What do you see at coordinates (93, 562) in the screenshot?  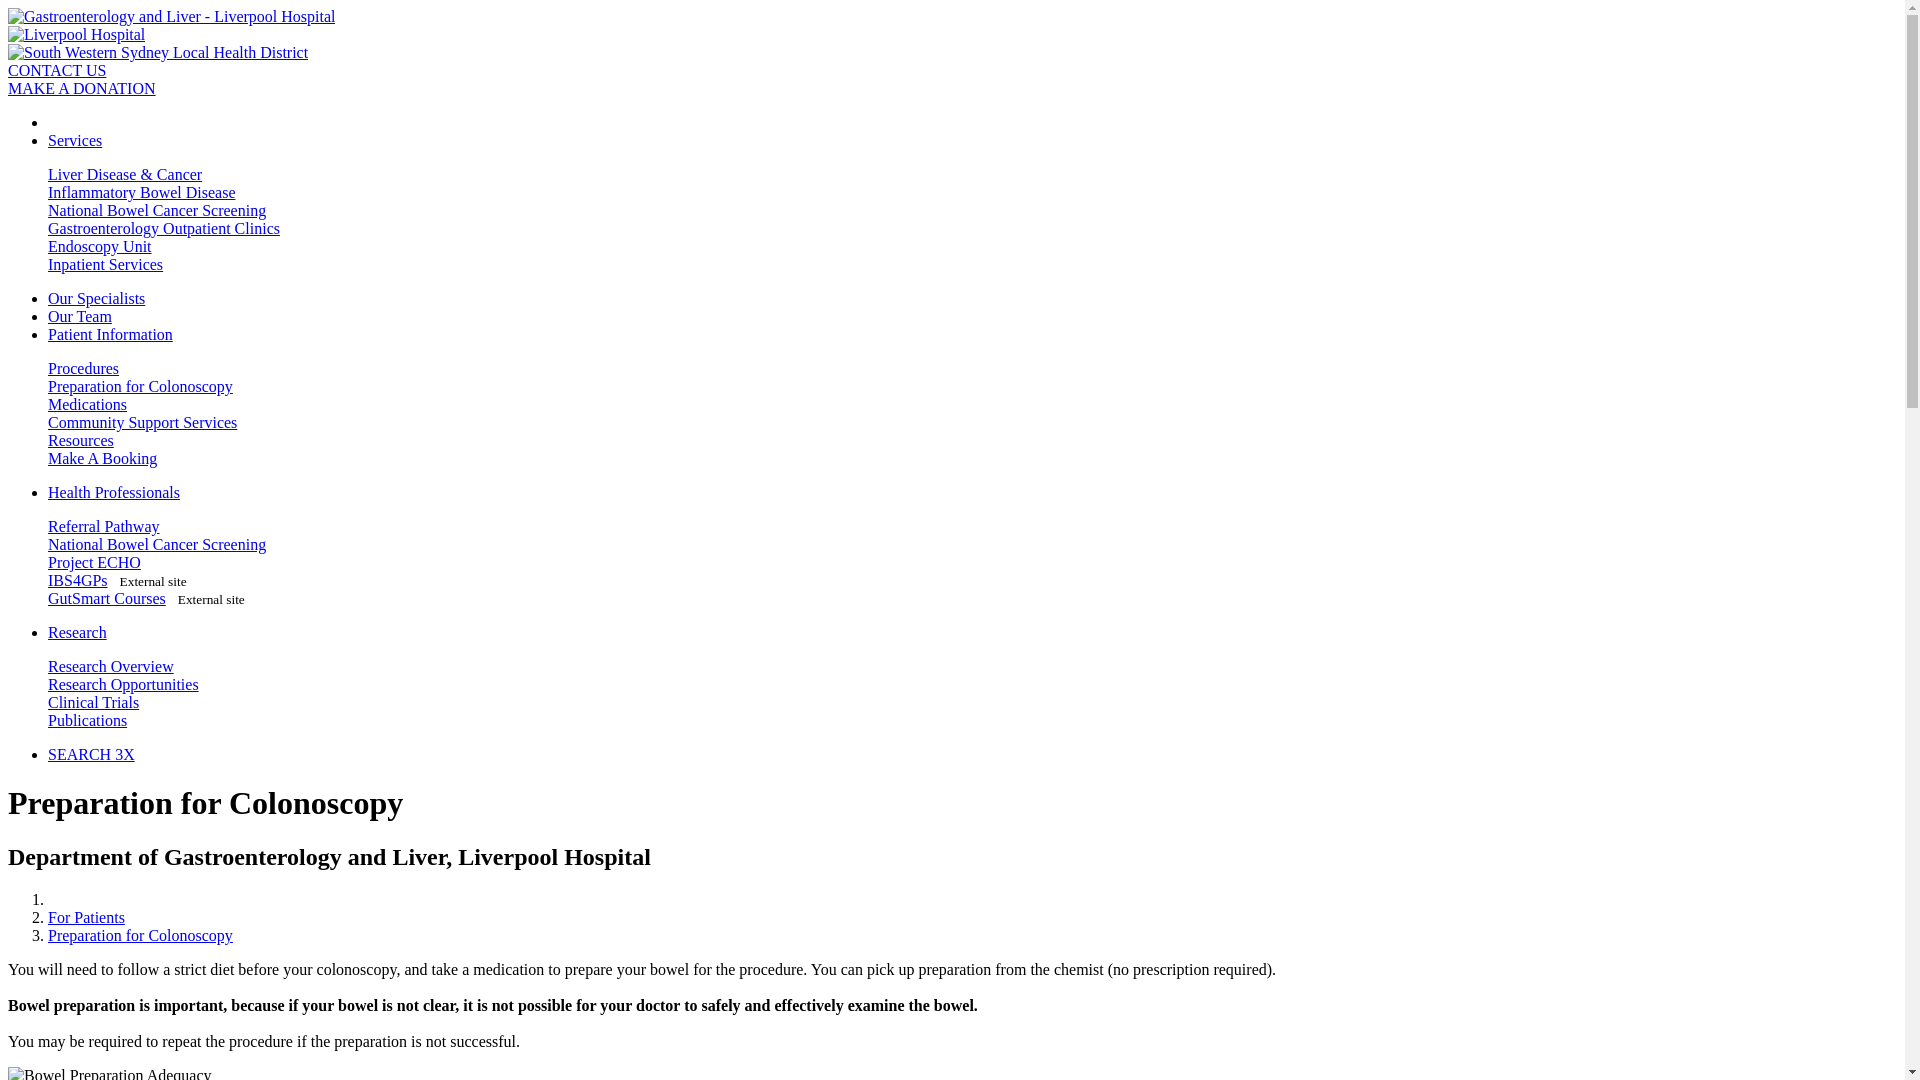 I see `'Project ECHO'` at bounding box center [93, 562].